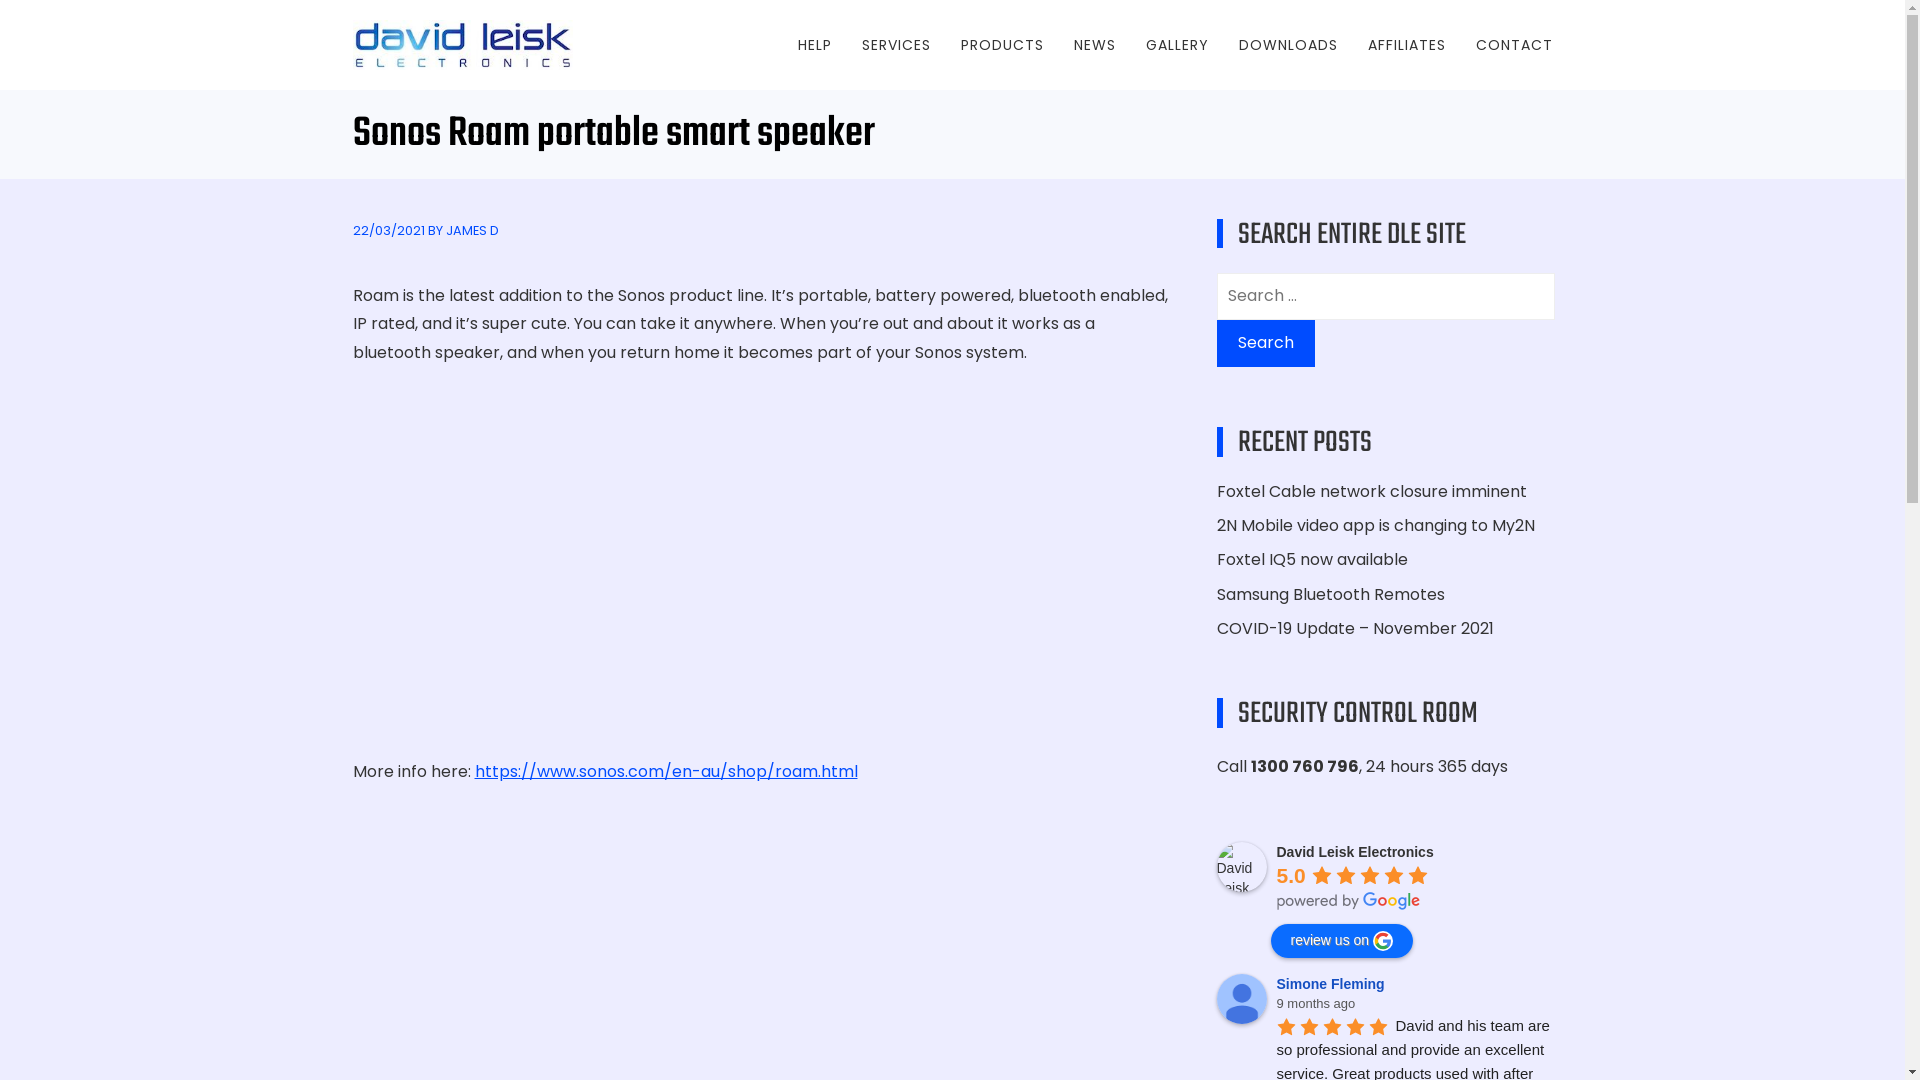  What do you see at coordinates (1214, 592) in the screenshot?
I see `'Samsung Bluetooth Remotes'` at bounding box center [1214, 592].